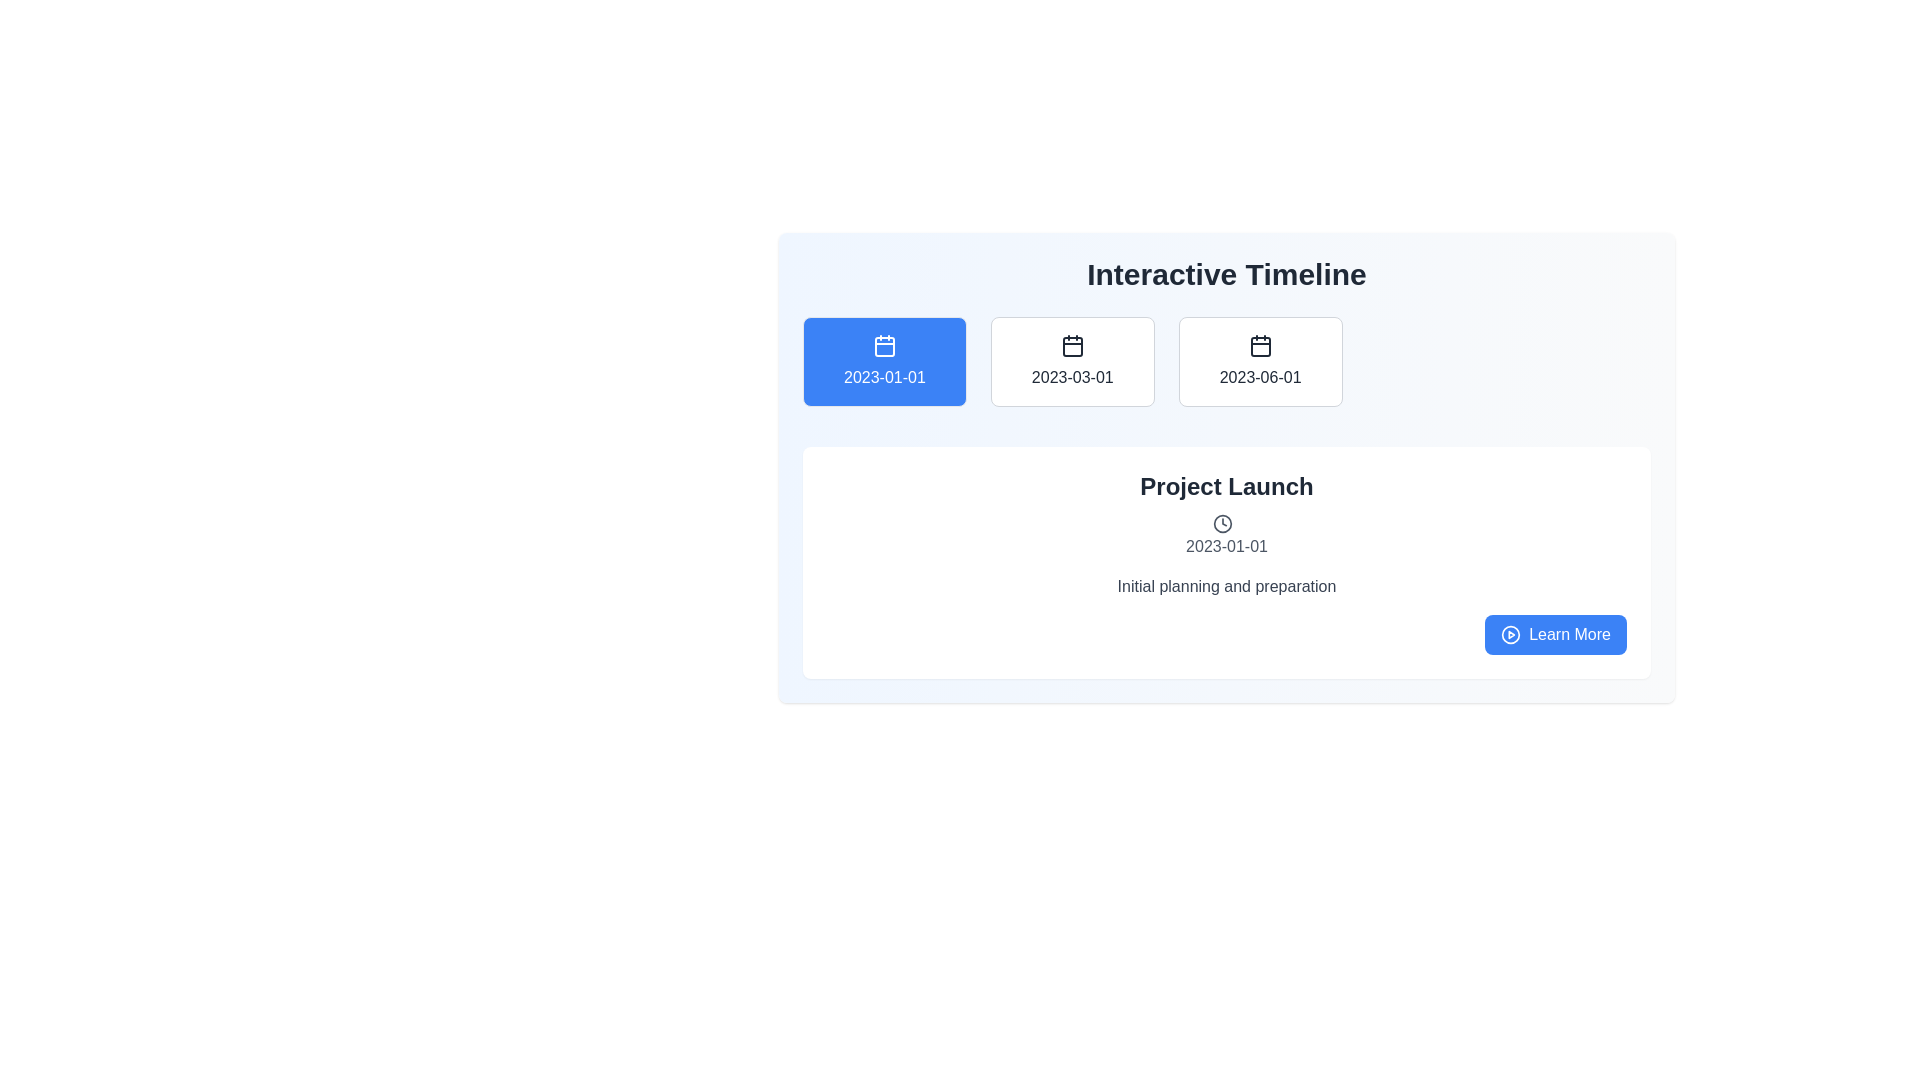 The height and width of the screenshot is (1080, 1920). Describe the element at coordinates (1259, 346) in the screenshot. I see `the calendar icon representing the date '2023-06-01' in the Interactive Timeline interface` at that location.